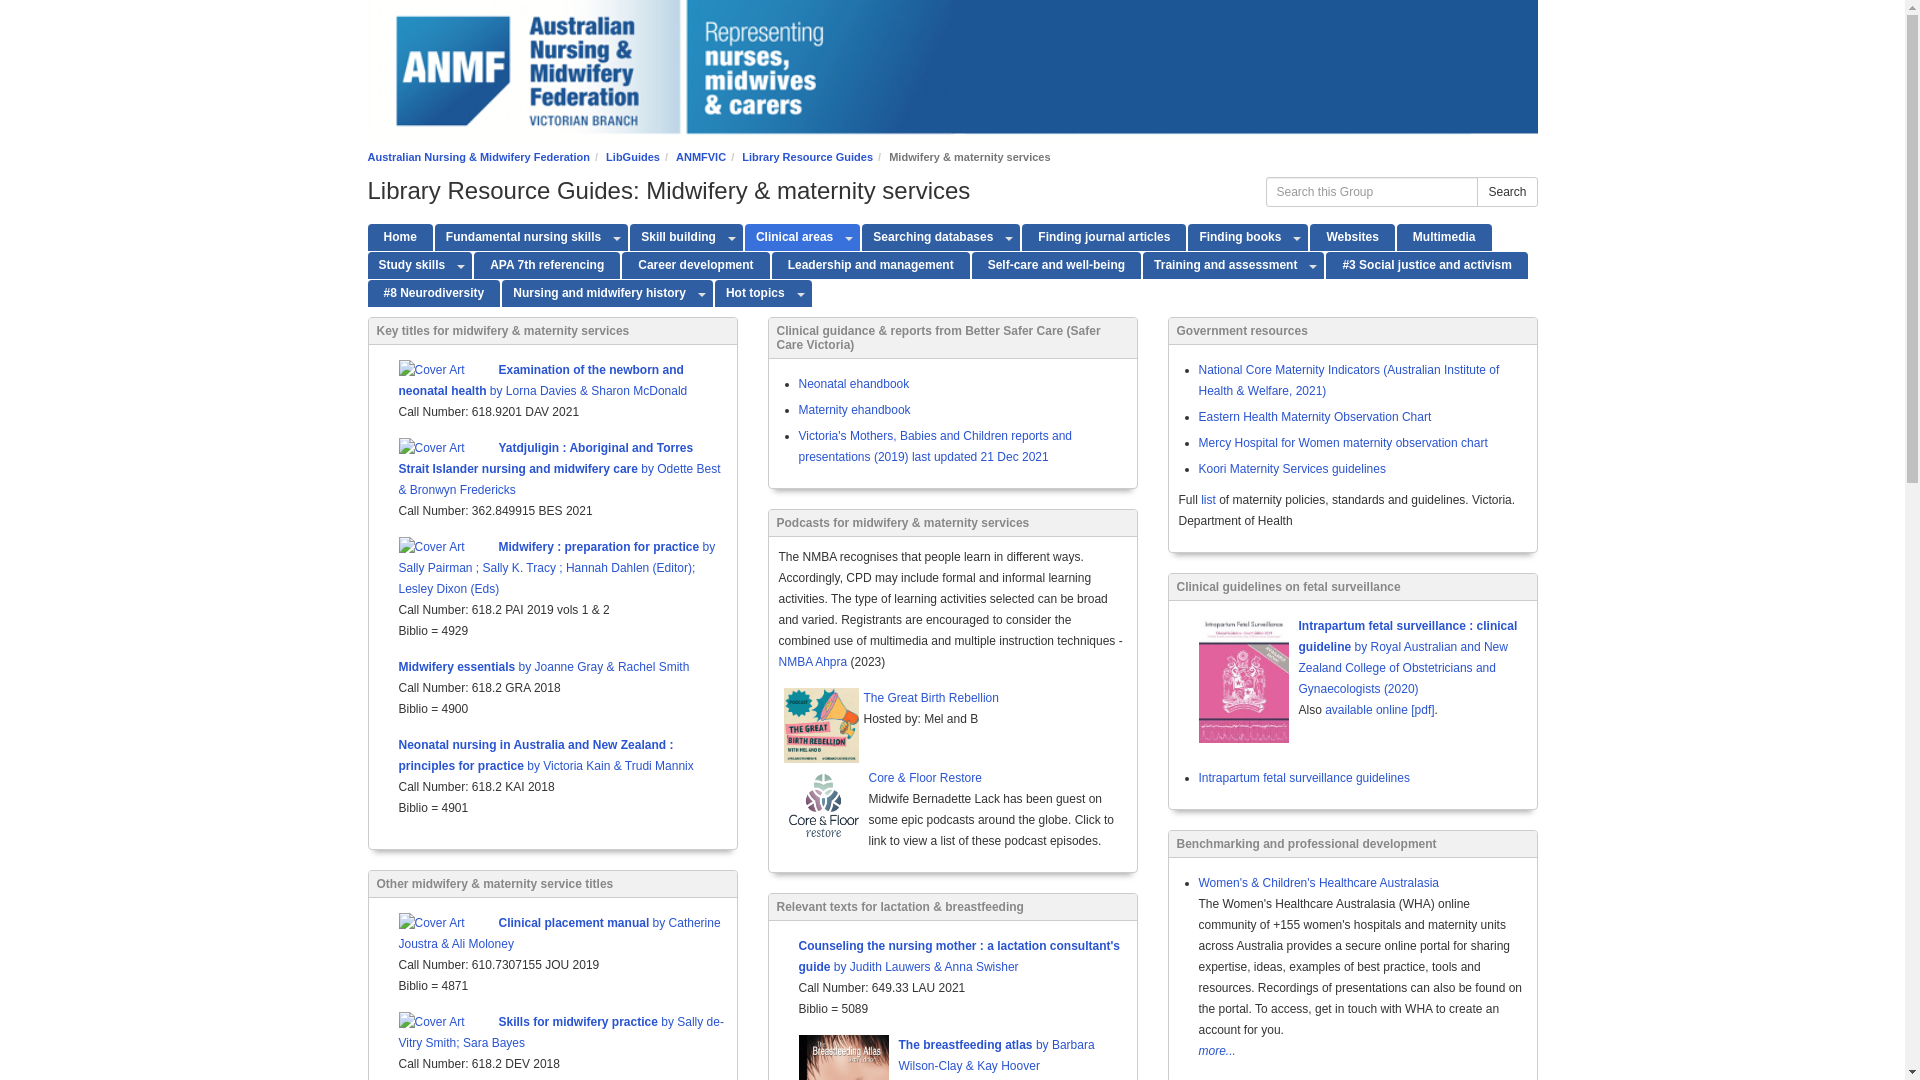  Describe the element at coordinates (543, 667) in the screenshot. I see `'Midwifery essentials by Joanne Gray & Rachel Smith'` at that location.